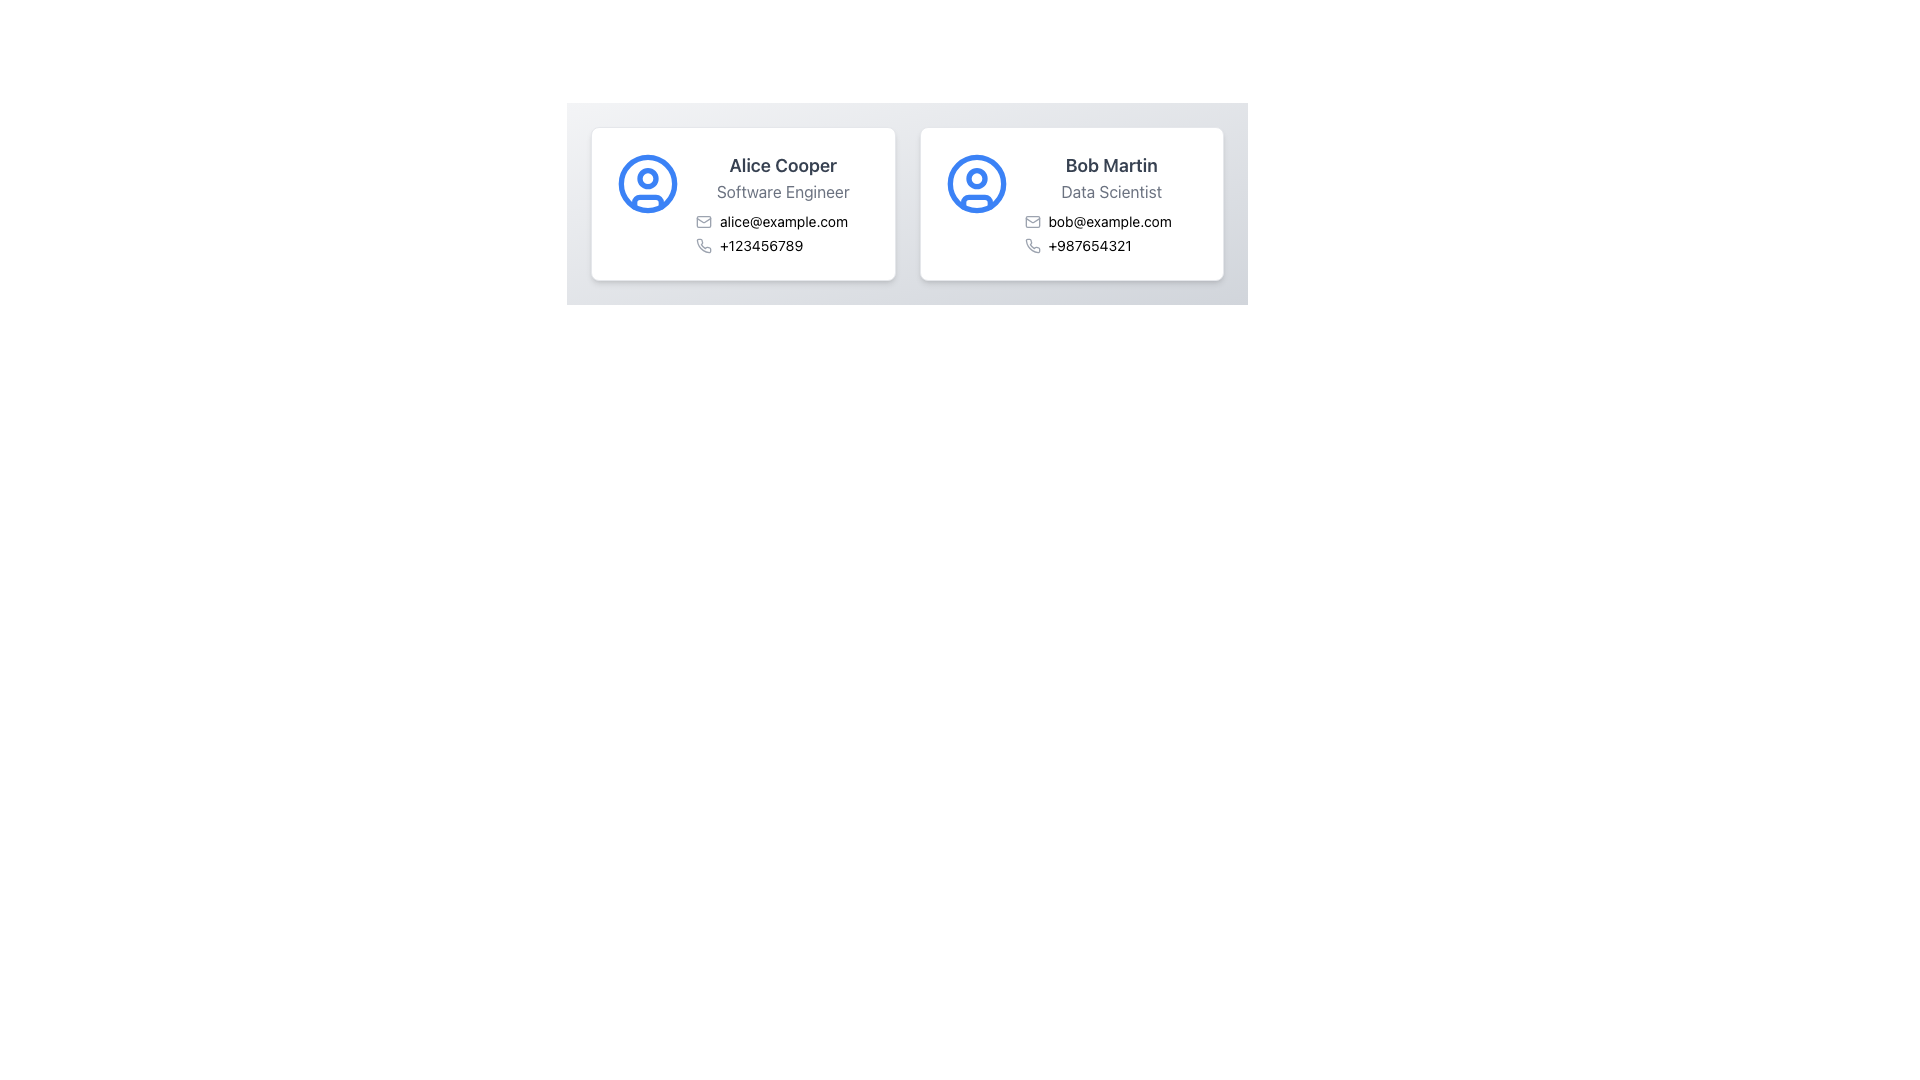 This screenshot has width=1920, height=1080. Describe the element at coordinates (760, 245) in the screenshot. I see `the informational text displaying the user's phone number in the user profile card, located to the right of the phone icon and below the user's email address` at that location.